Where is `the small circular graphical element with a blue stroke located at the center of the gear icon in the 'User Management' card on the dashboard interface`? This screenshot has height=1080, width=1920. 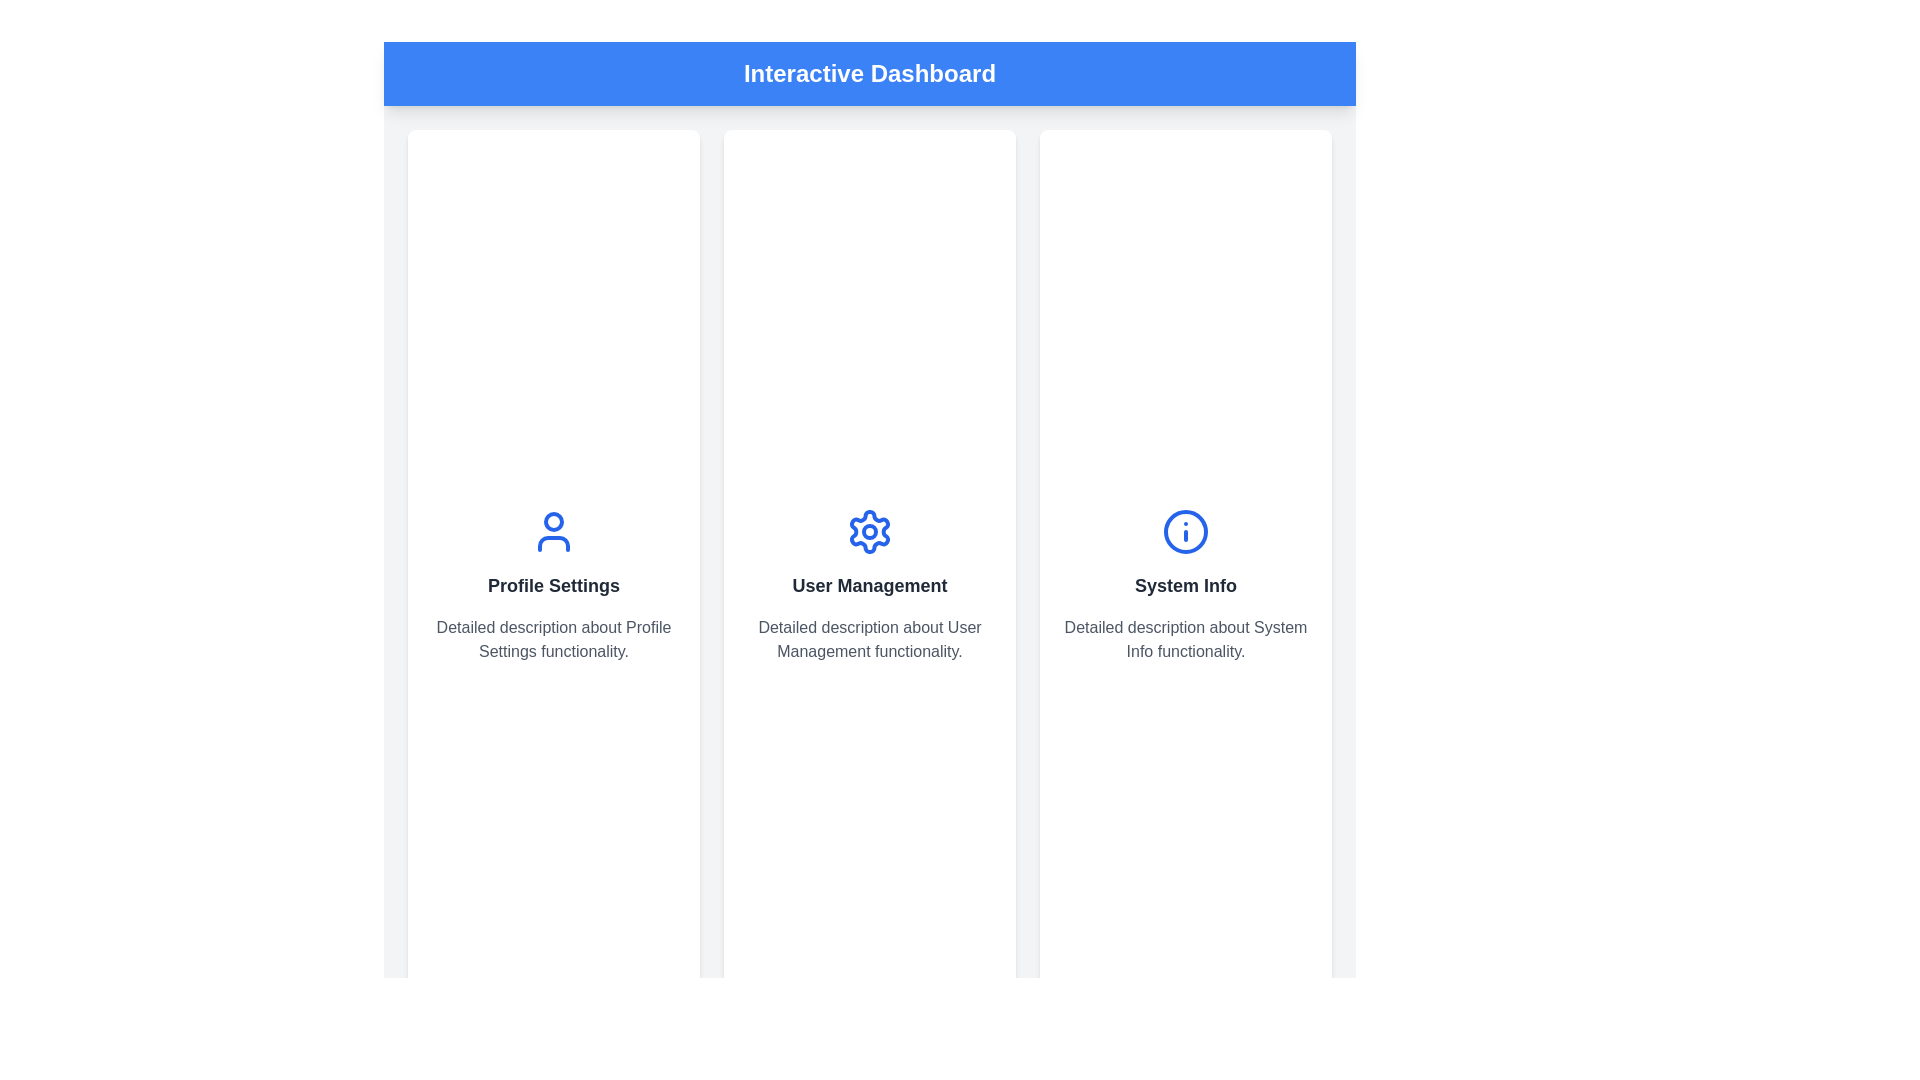 the small circular graphical element with a blue stroke located at the center of the gear icon in the 'User Management' card on the dashboard interface is located at coordinates (869, 531).